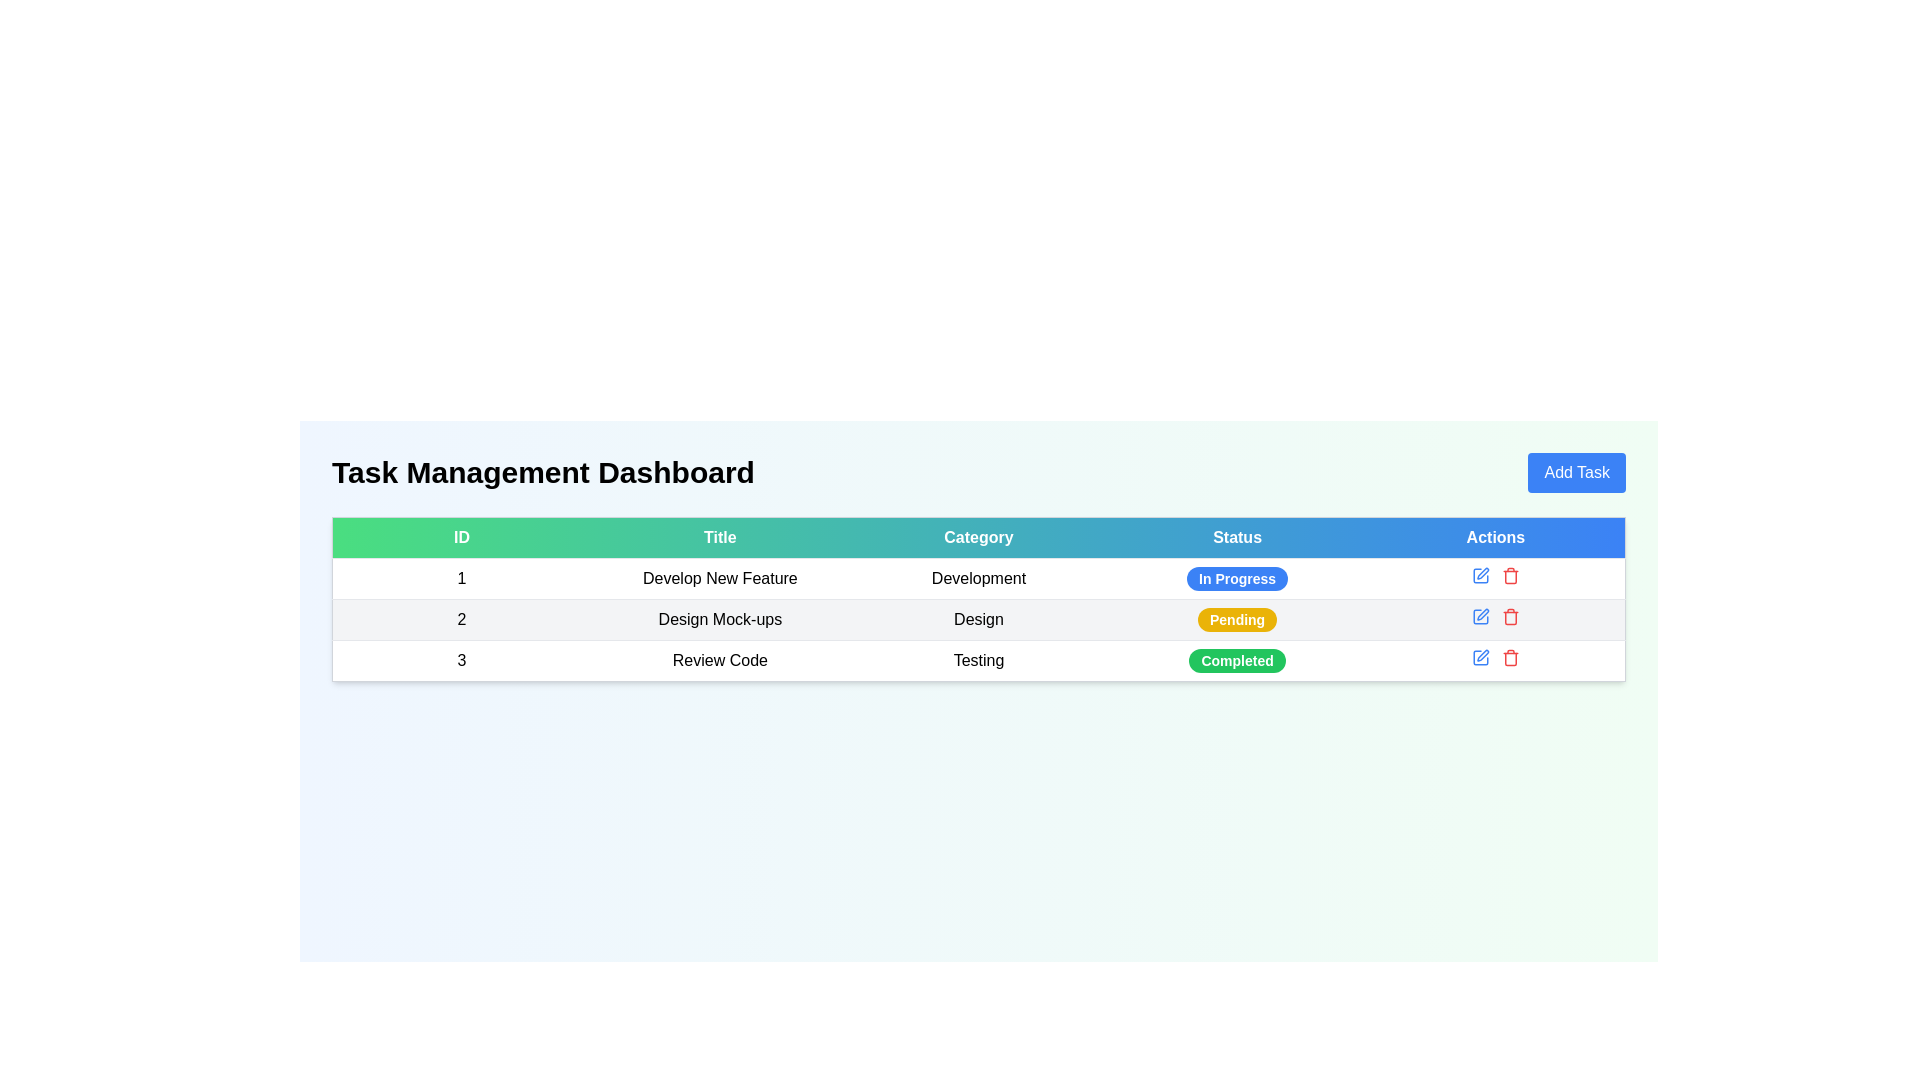  Describe the element at coordinates (979, 536) in the screenshot. I see `the 'Category' text label in the table header, which is displayed in white against a gradient green-to-blue background and is located between the 'Title' and 'Status' headers` at that location.